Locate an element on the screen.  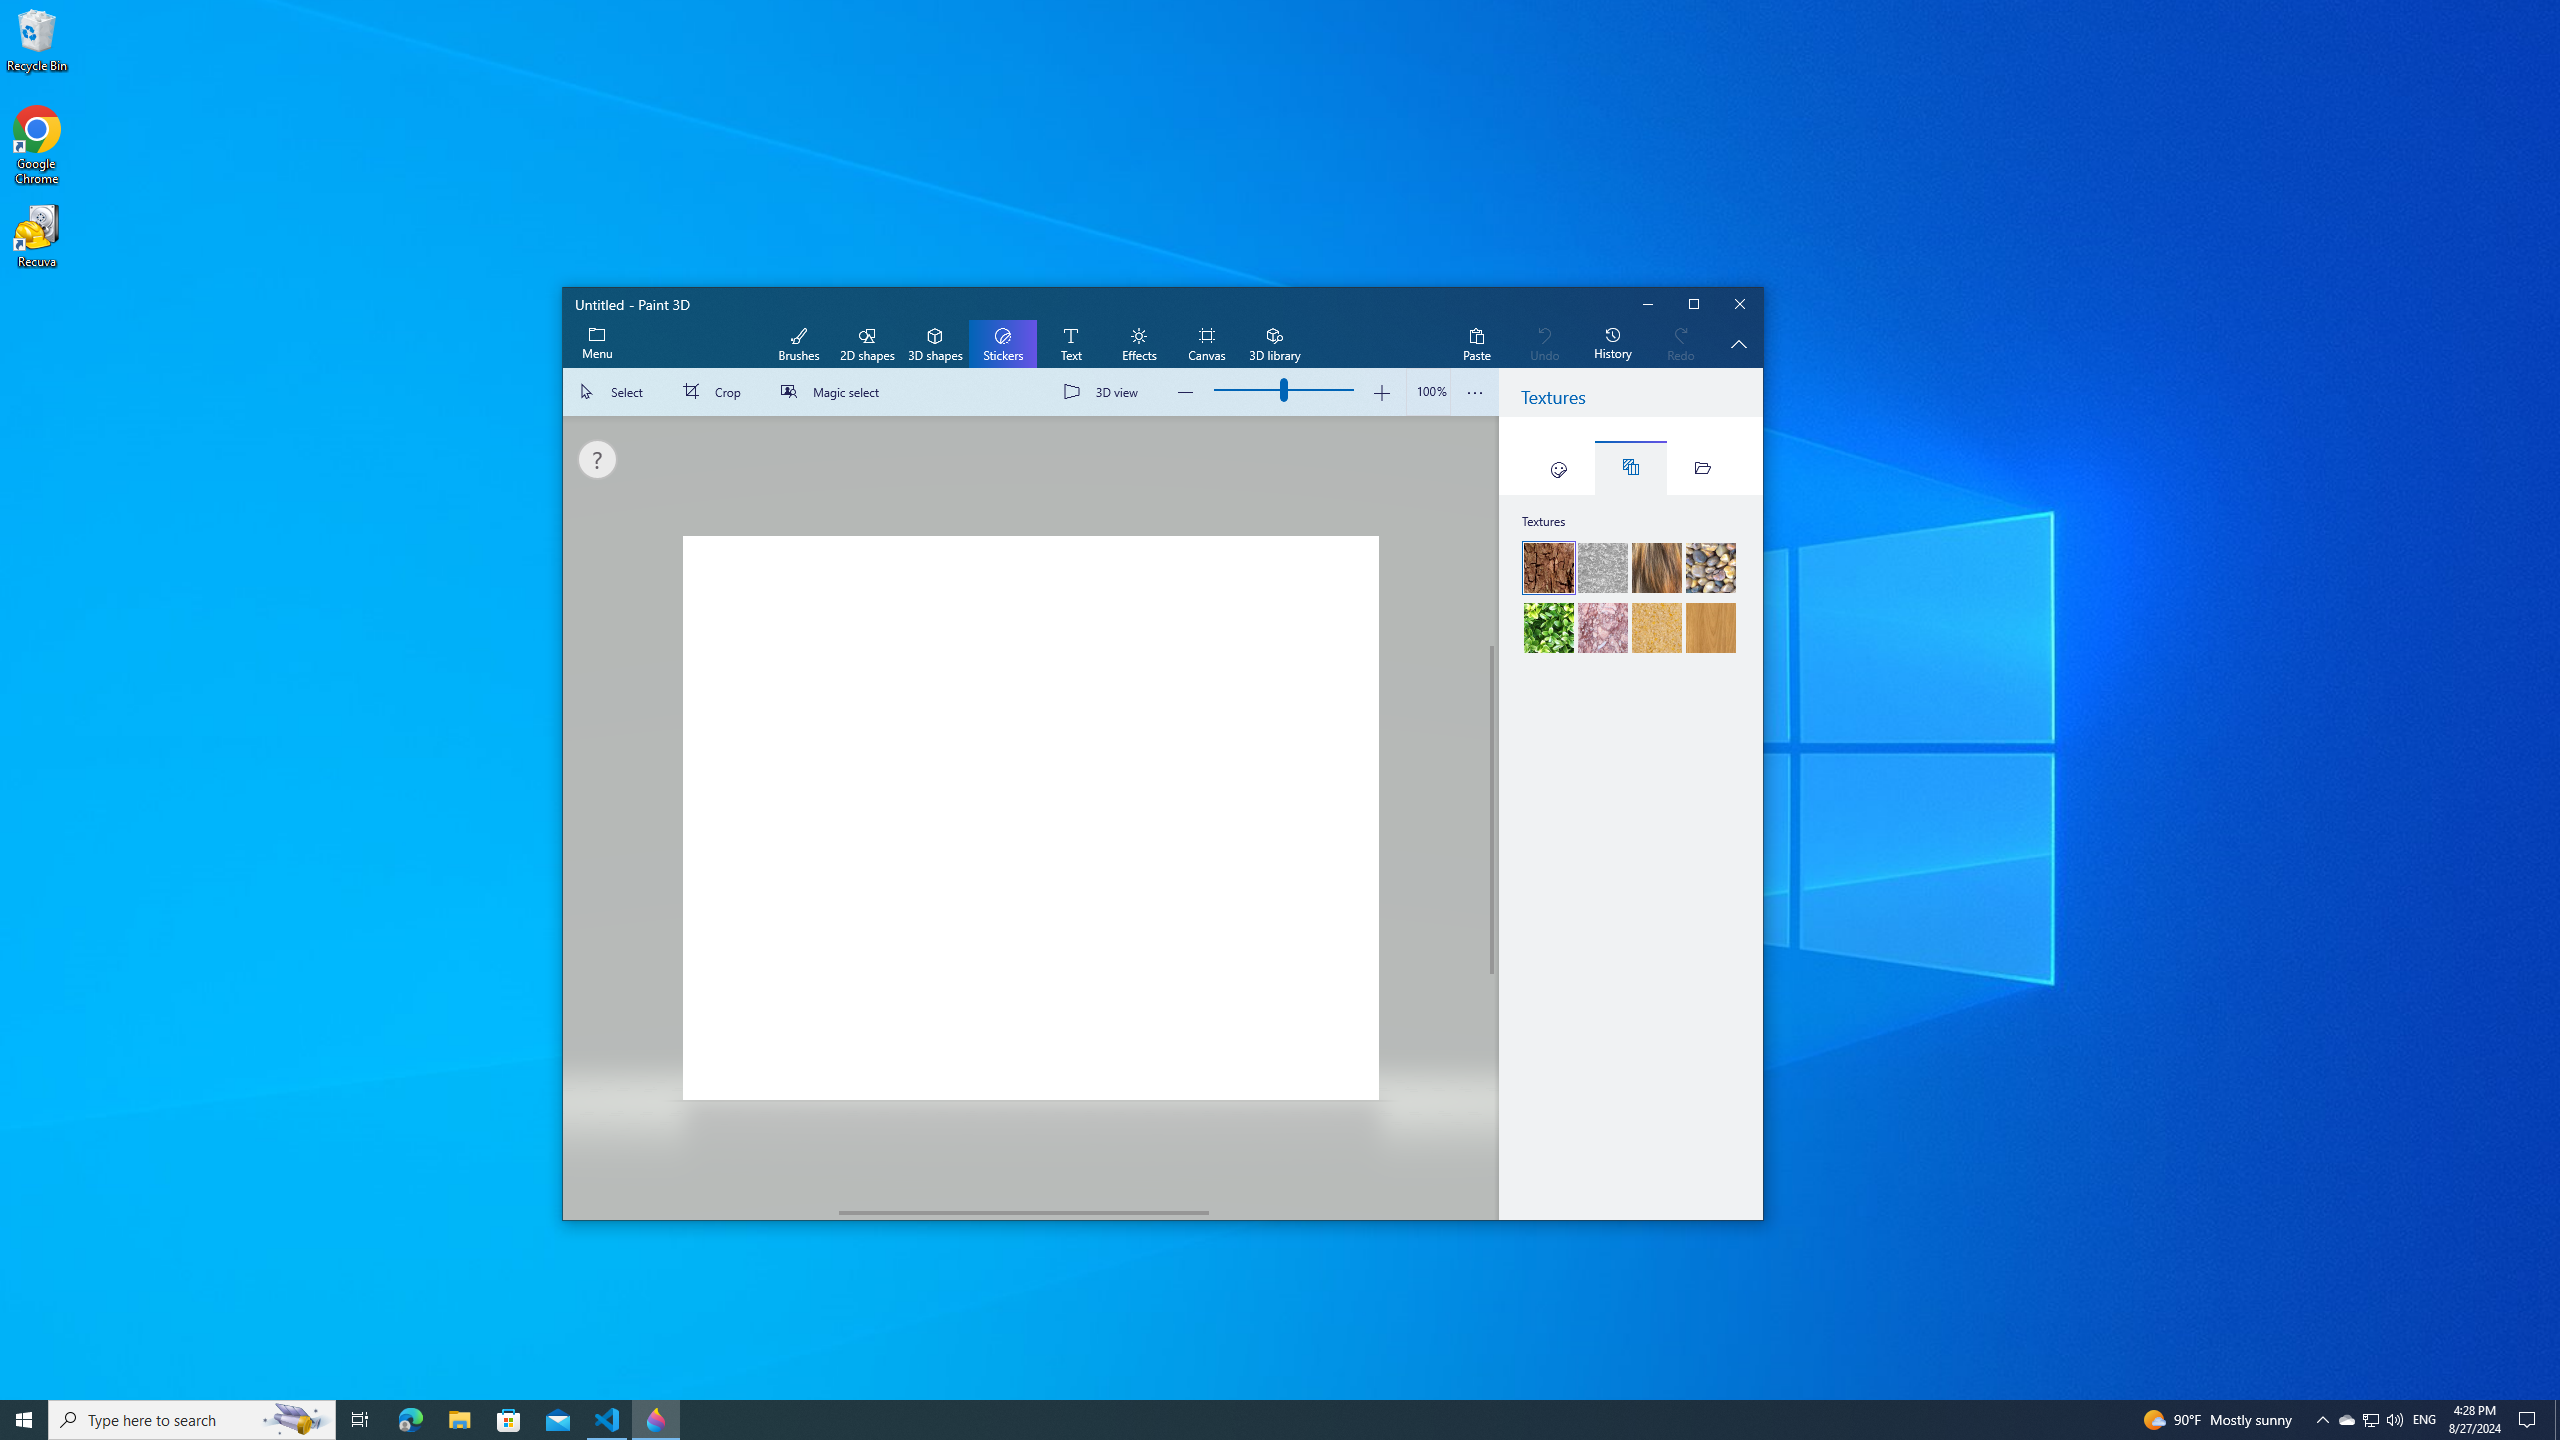
'Hedge' is located at coordinates (1548, 627).